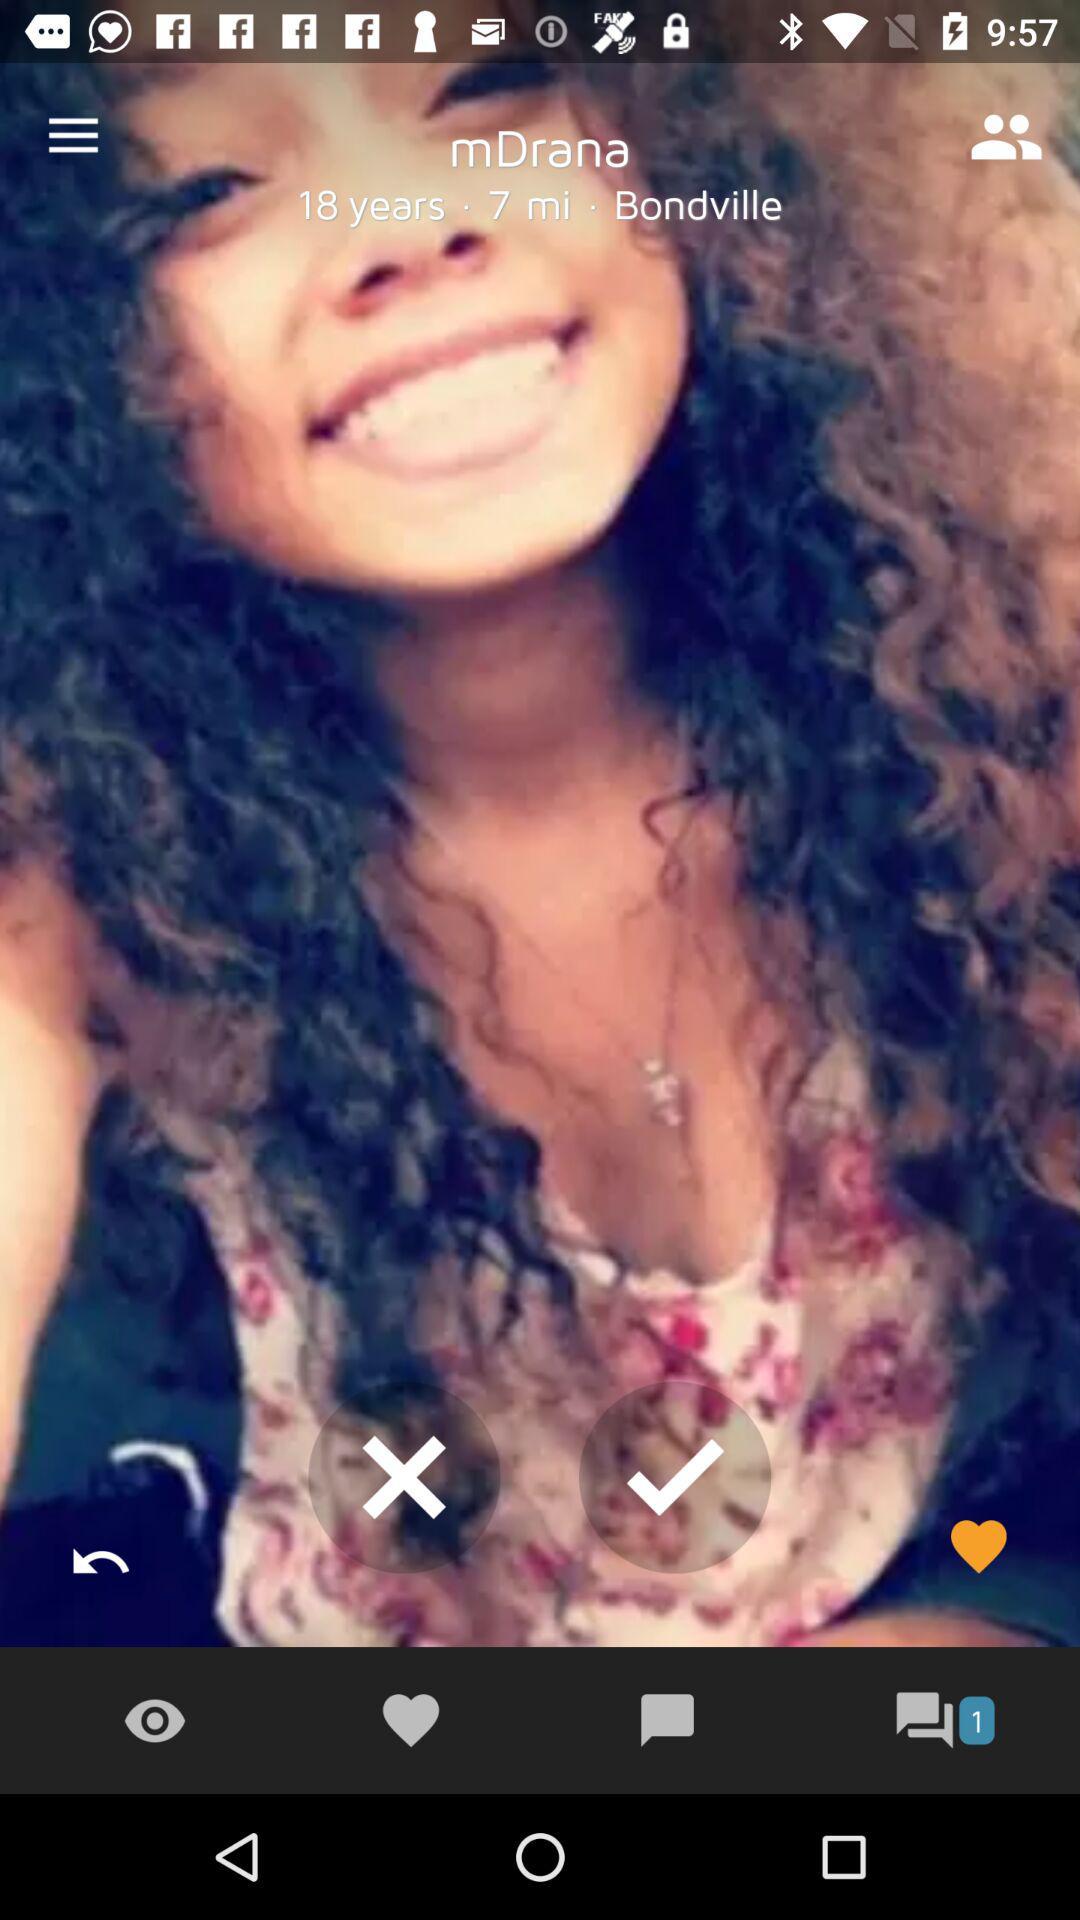  Describe the element at coordinates (404, 1477) in the screenshot. I see `the close icon` at that location.